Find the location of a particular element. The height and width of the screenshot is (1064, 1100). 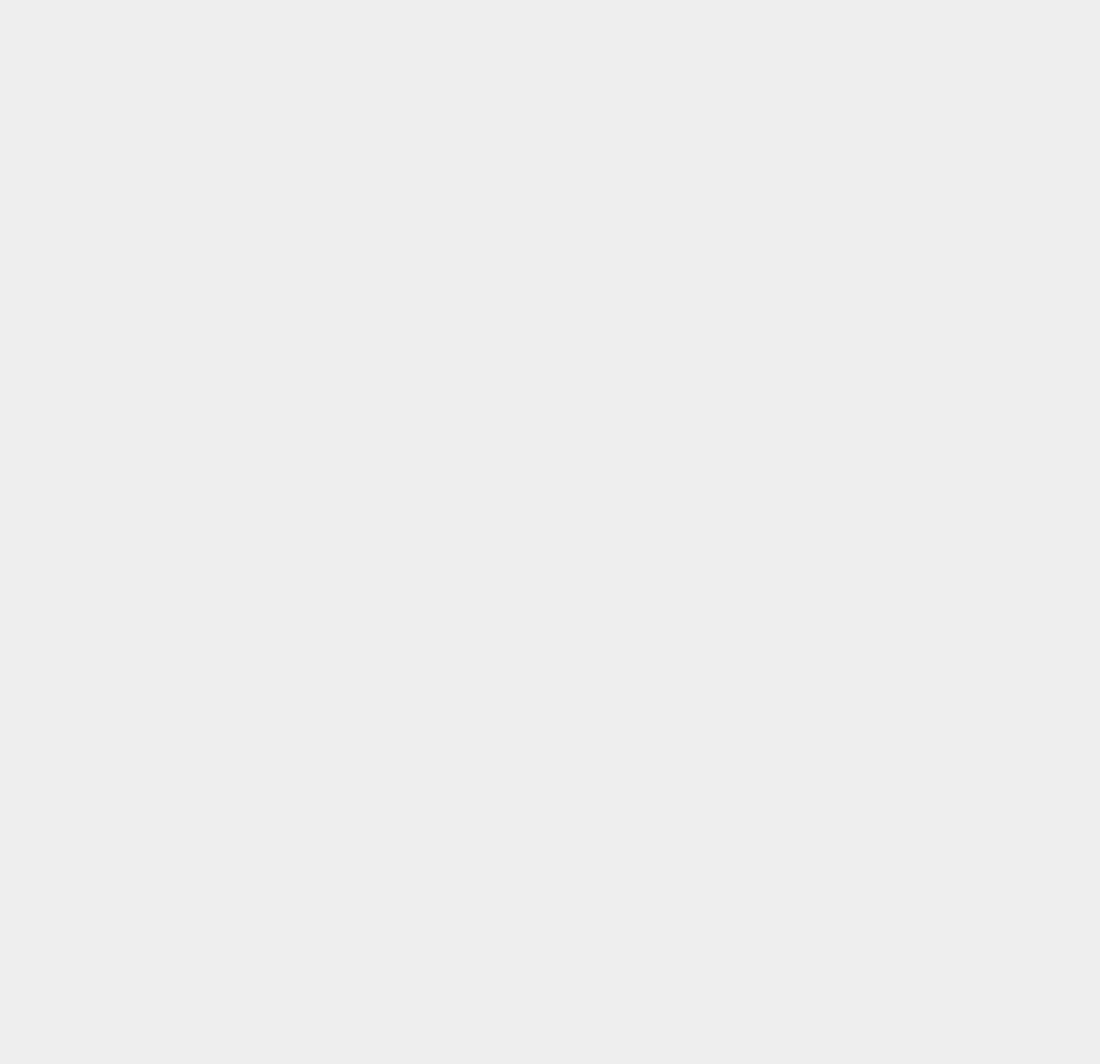

'macOS 10.12' is located at coordinates (820, 659).